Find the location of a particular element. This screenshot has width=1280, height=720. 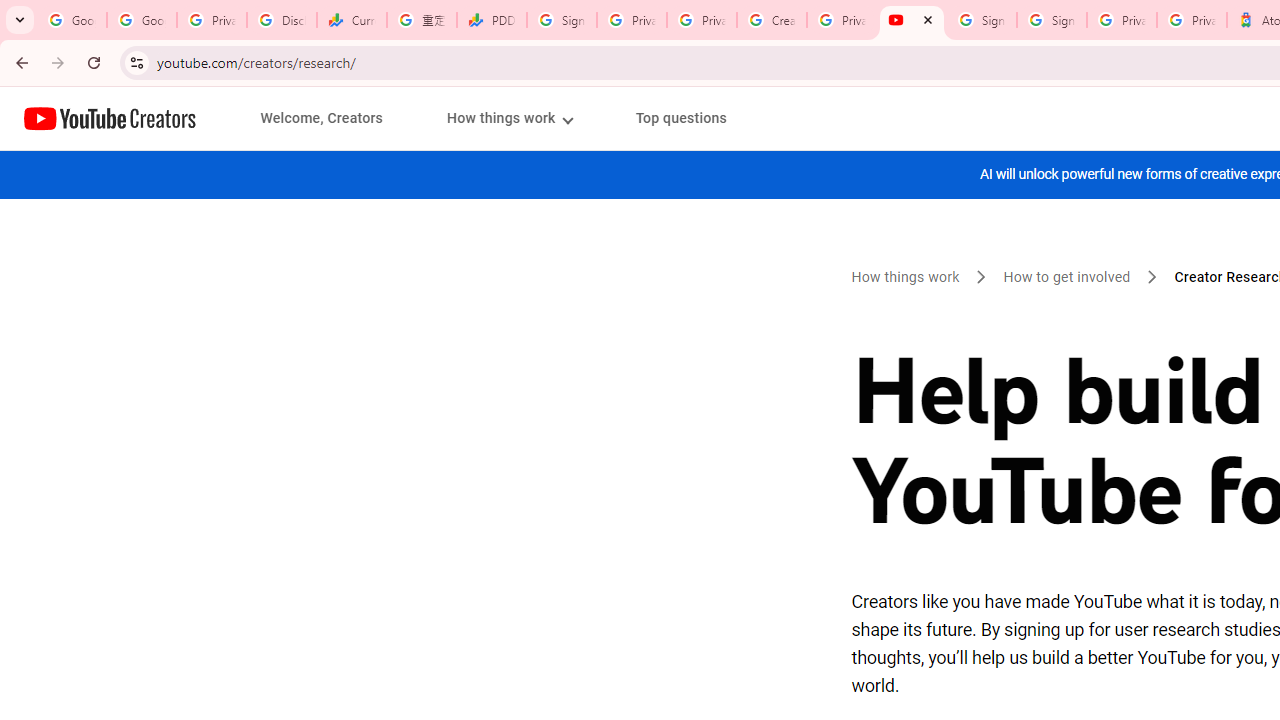

'How things work ' is located at coordinates (906, 277).